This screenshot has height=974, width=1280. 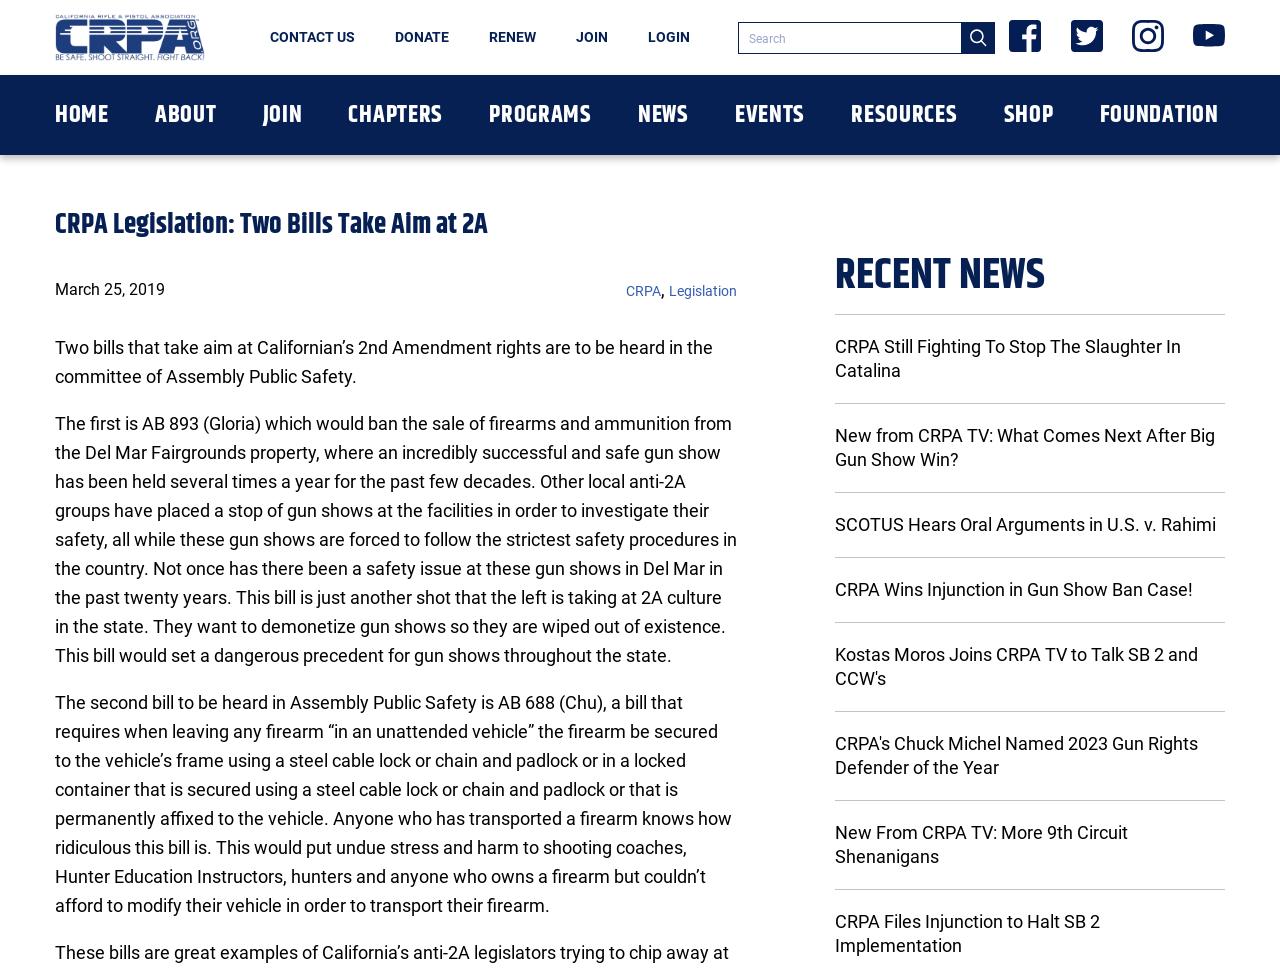 I want to click on 'New From CRPA TV: More 9th Circuit Shenanigans', so click(x=834, y=844).